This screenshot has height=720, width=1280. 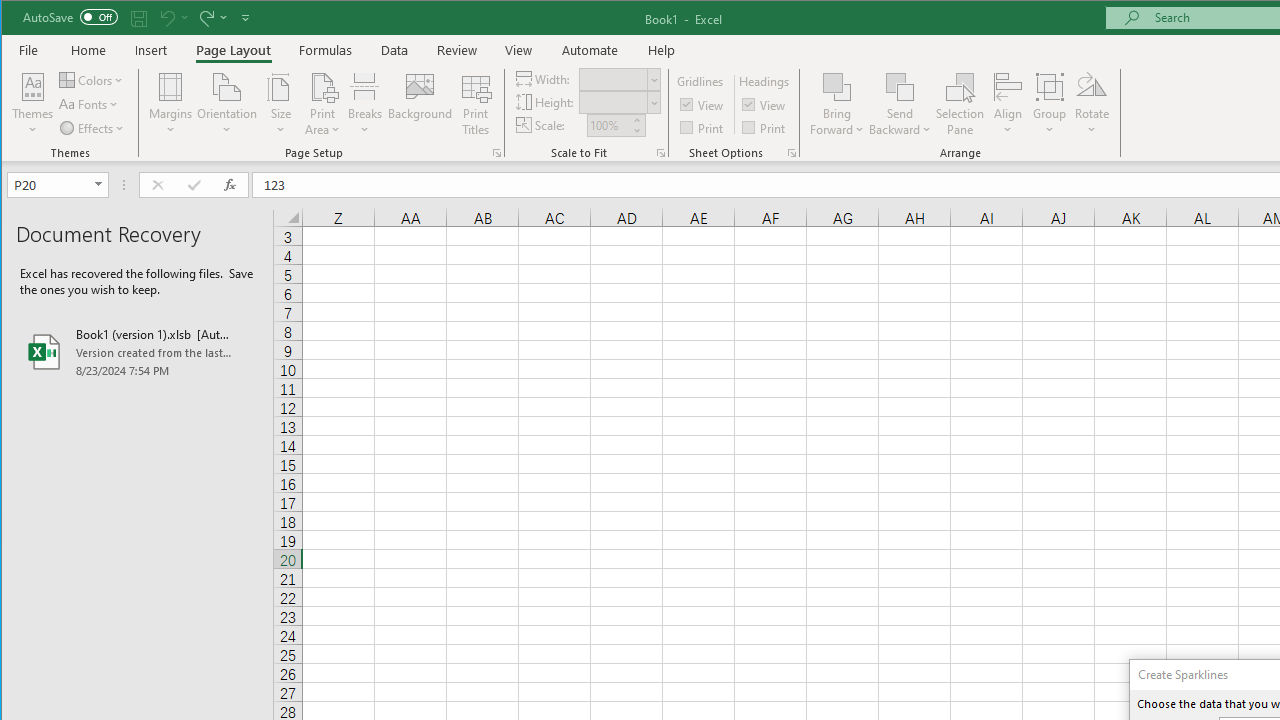 I want to click on 'Selection Pane...', so click(x=960, y=104).